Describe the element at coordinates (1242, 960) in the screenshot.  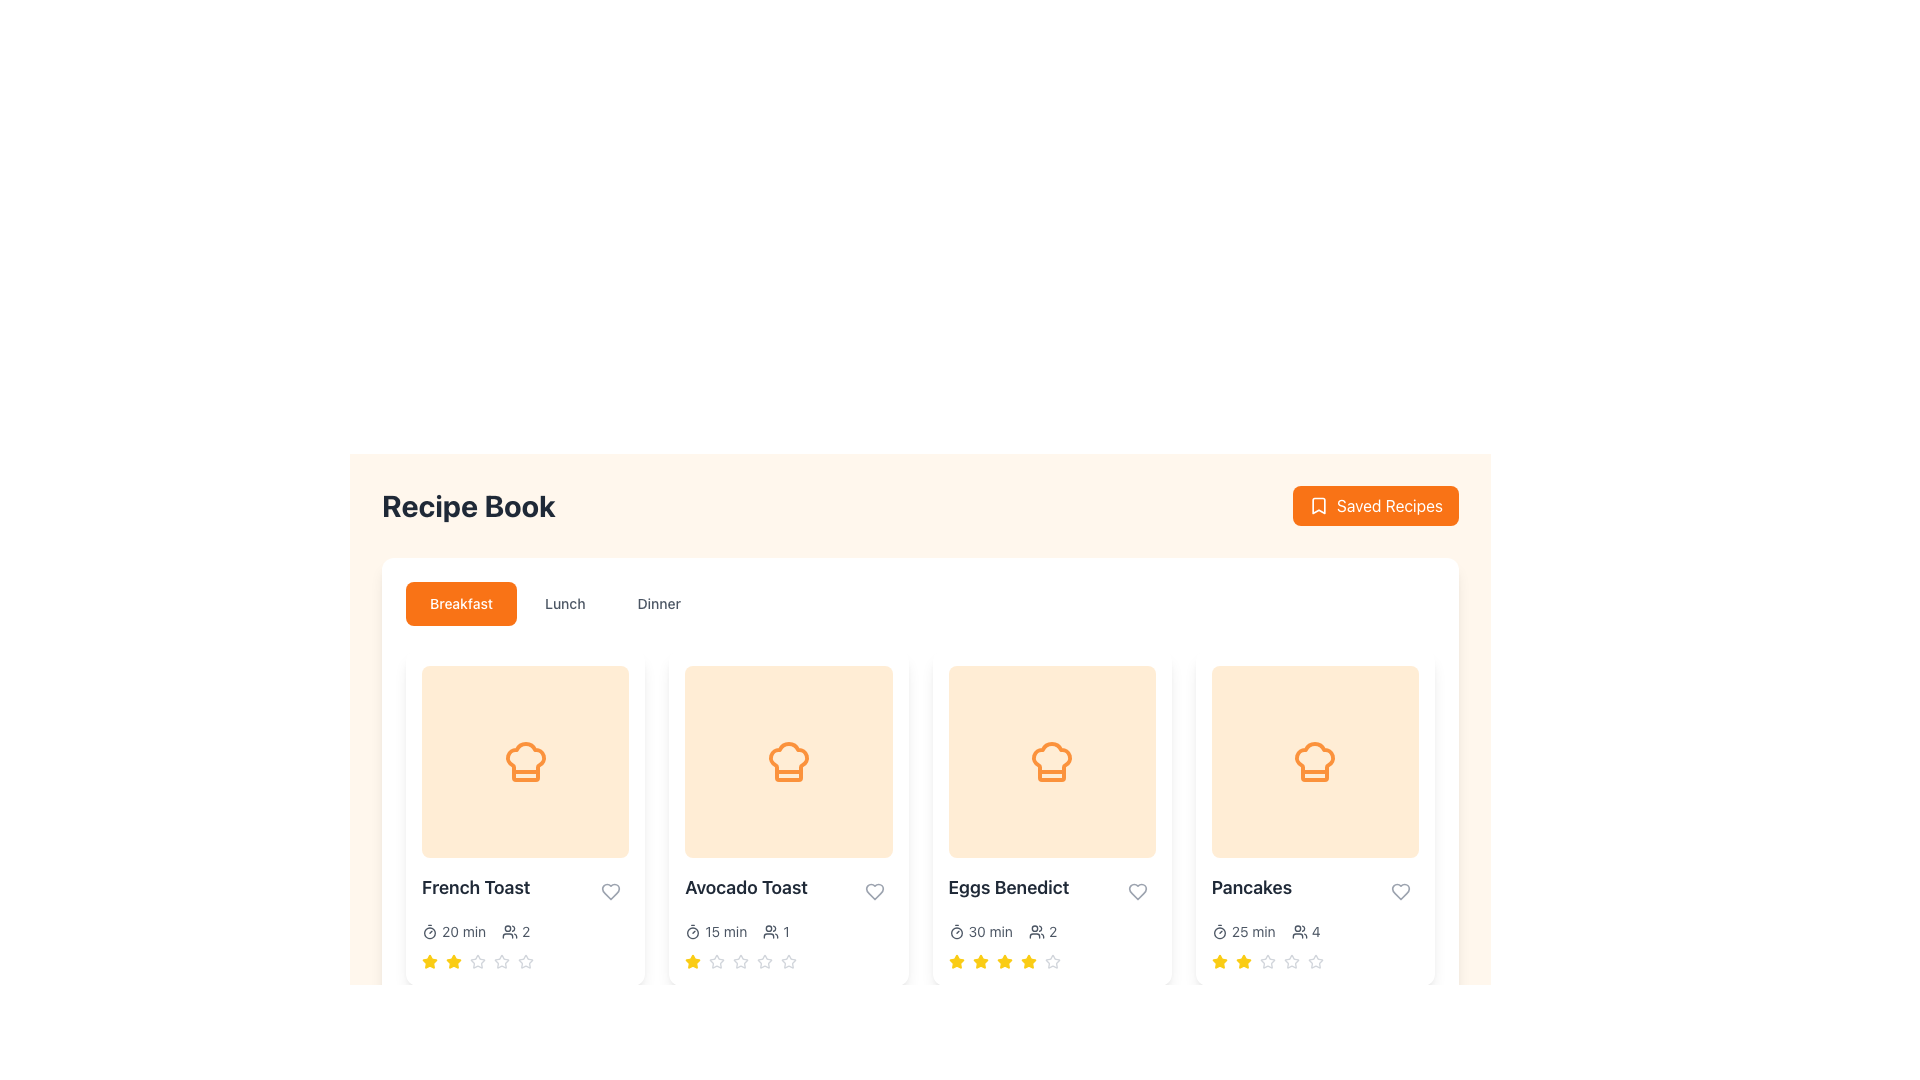
I see `the fully yellow star icon representing the first rating option below the 'Pancakes' card in the Breakfast section` at that location.